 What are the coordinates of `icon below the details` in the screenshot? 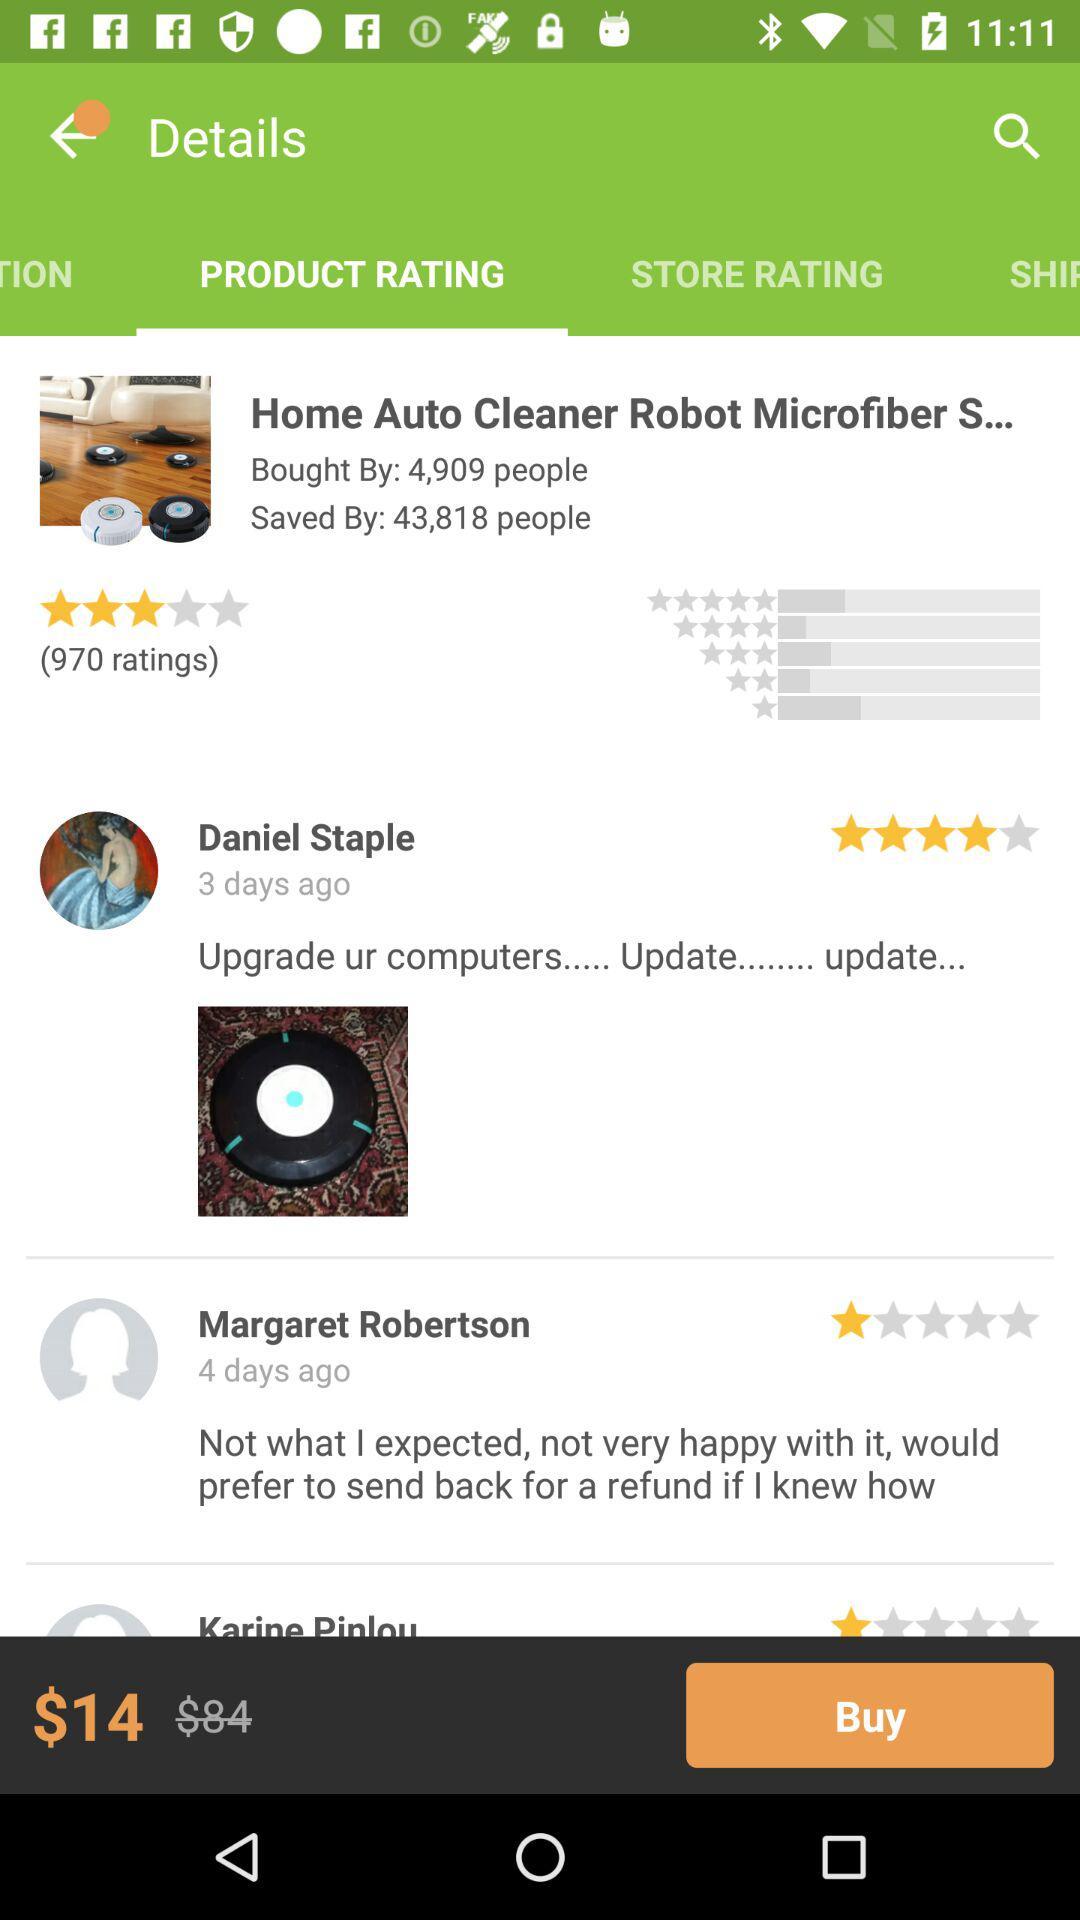 It's located at (67, 272).